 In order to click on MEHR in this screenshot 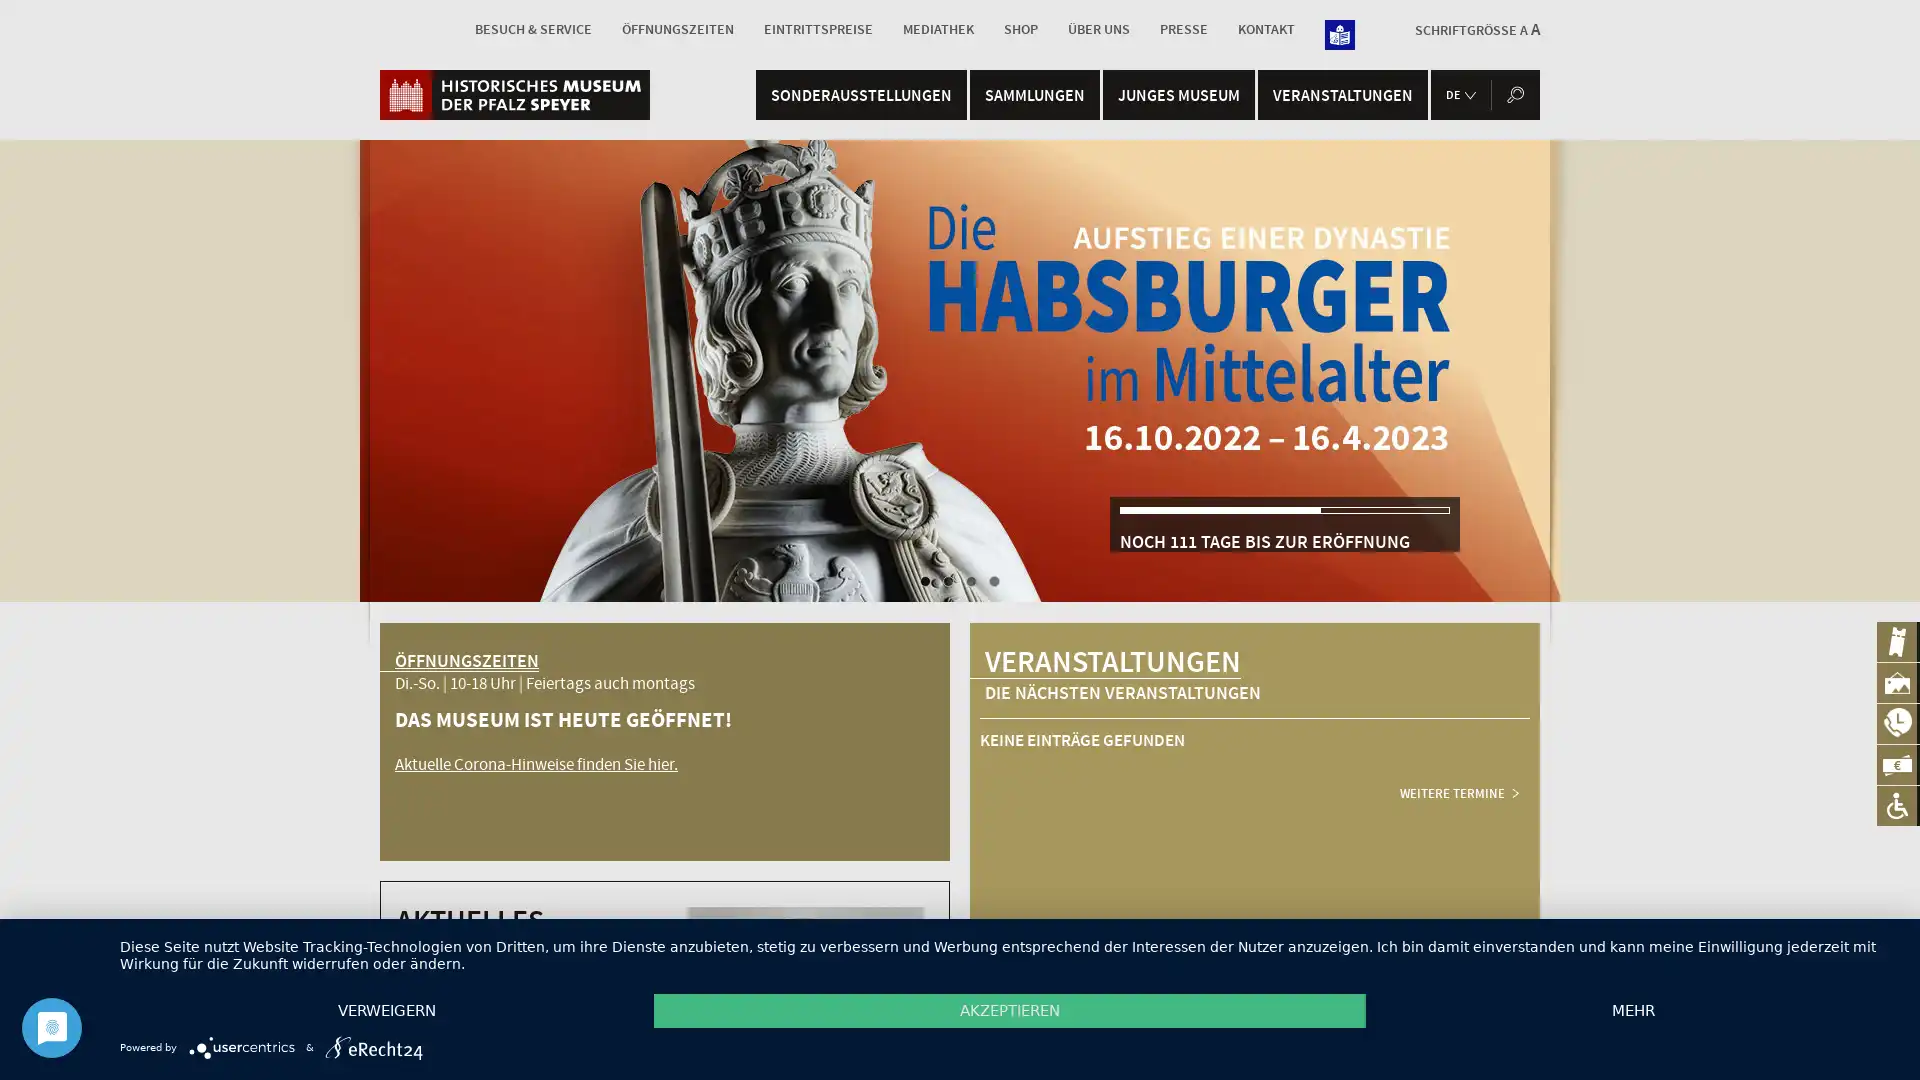, I will do `click(1632, 1010)`.